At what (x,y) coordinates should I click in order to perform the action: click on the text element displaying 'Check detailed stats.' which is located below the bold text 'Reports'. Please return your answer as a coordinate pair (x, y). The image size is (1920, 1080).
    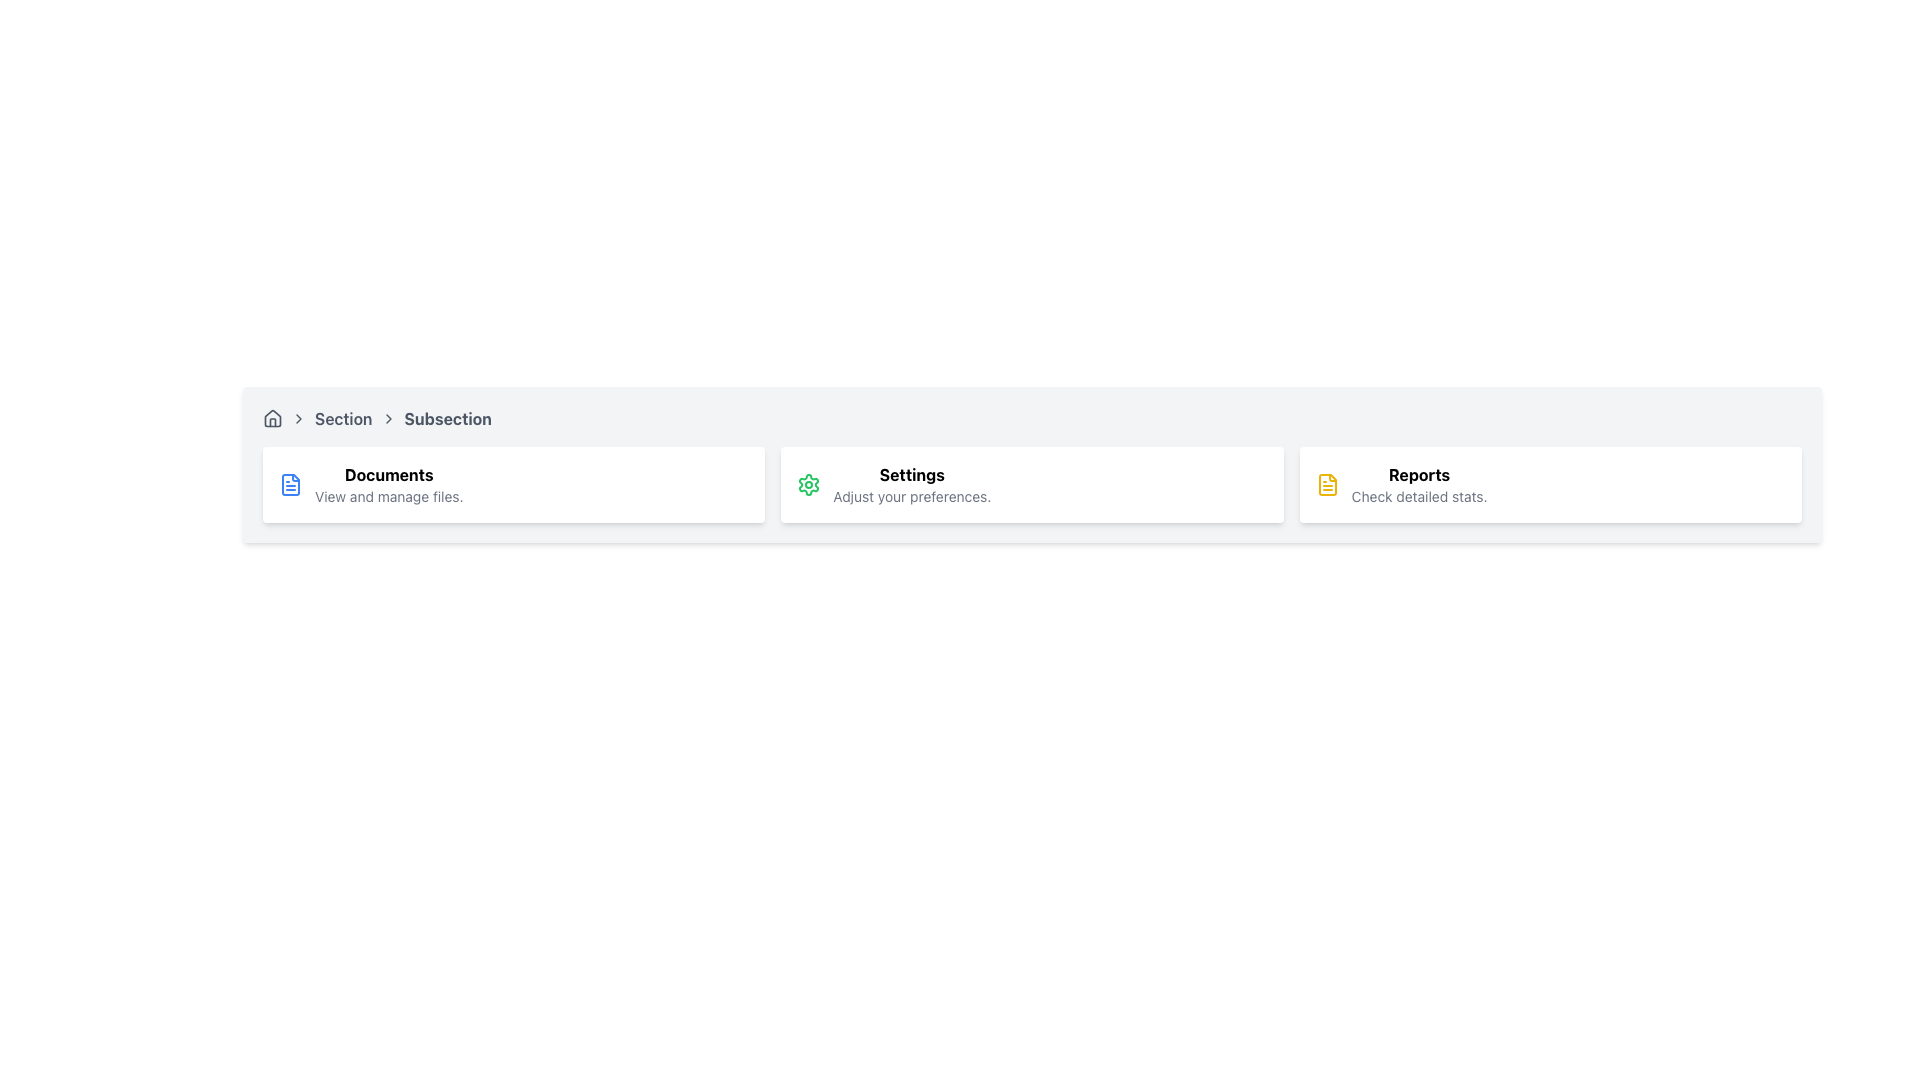
    Looking at the image, I should click on (1418, 496).